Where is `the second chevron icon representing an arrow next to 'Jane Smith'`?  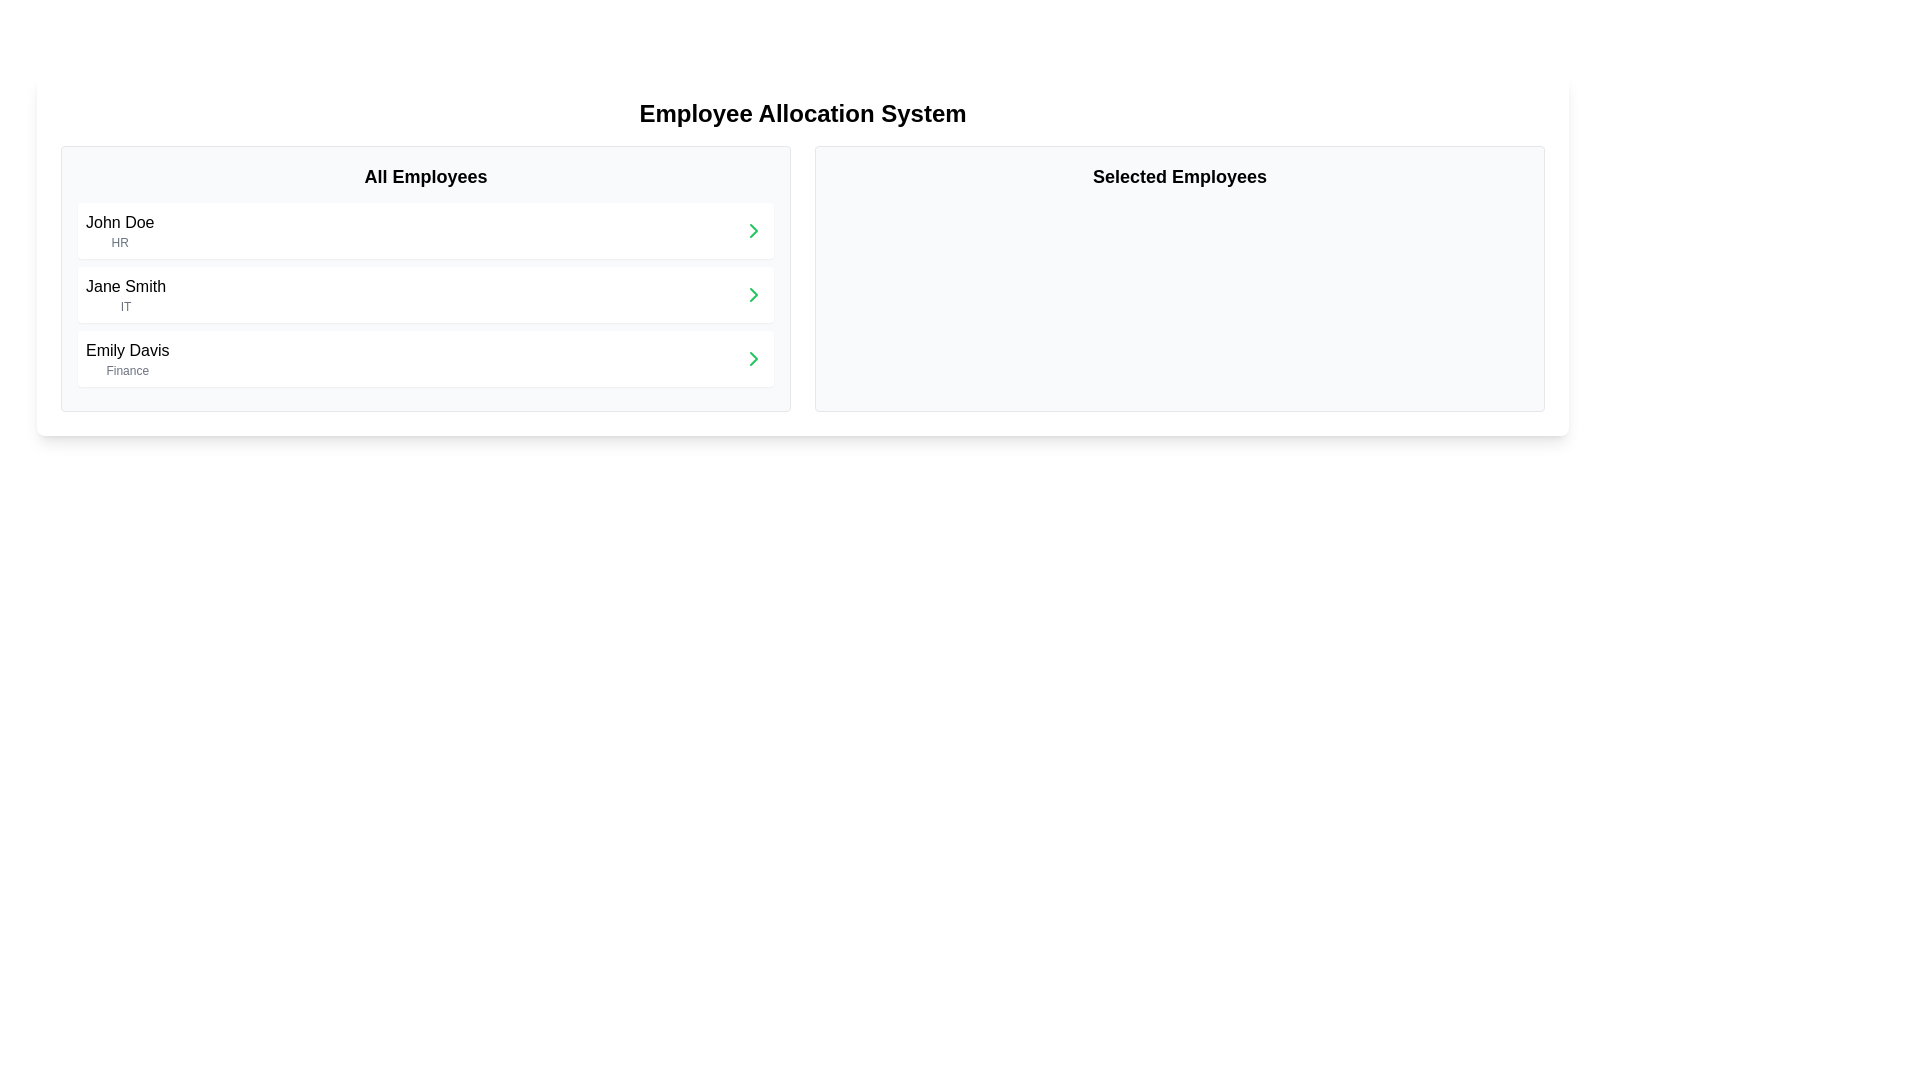
the second chevron icon representing an arrow next to 'Jane Smith' is located at coordinates (752, 294).